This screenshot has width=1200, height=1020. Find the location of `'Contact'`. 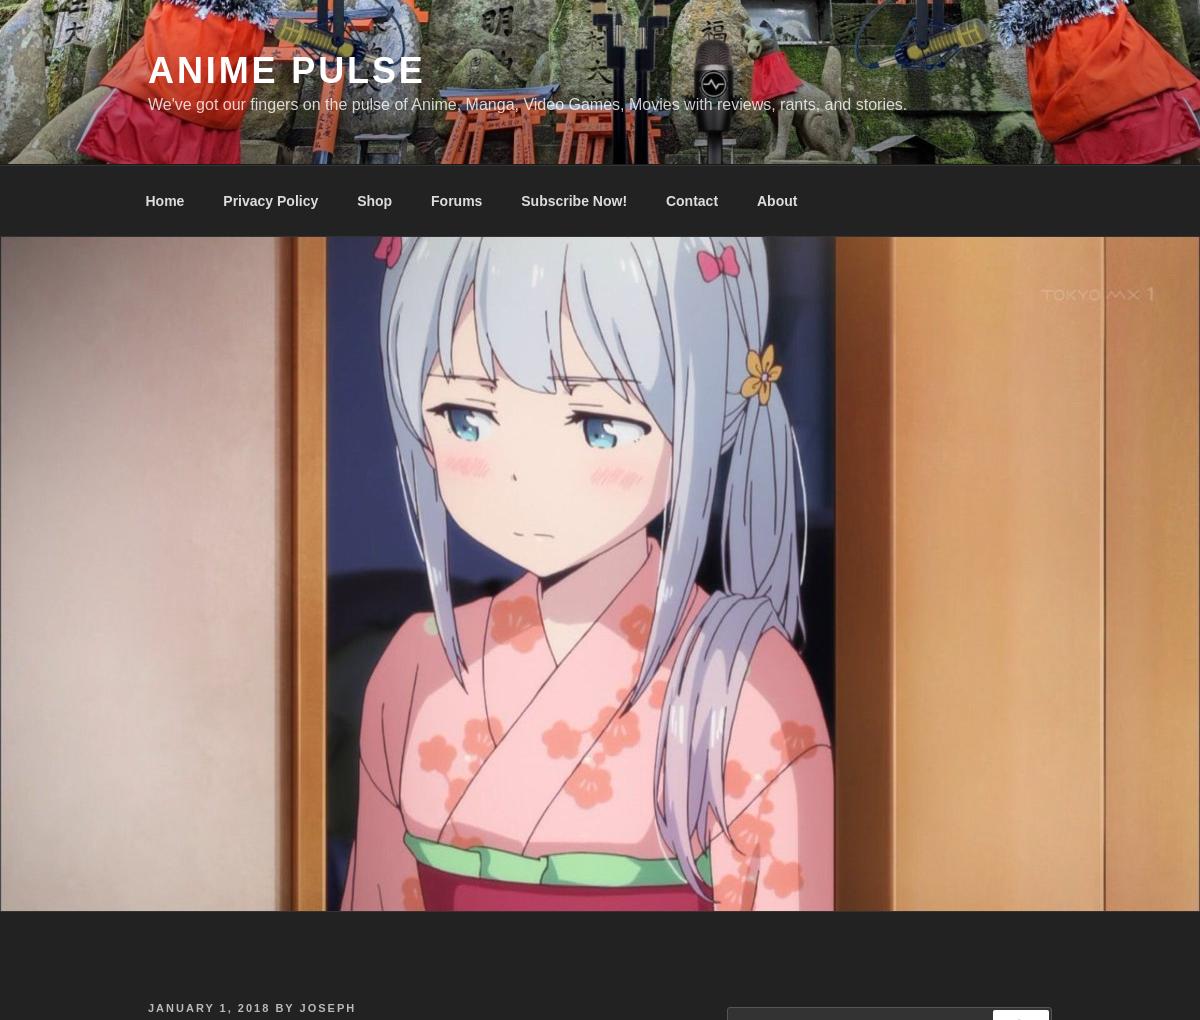

'Contact' is located at coordinates (691, 199).